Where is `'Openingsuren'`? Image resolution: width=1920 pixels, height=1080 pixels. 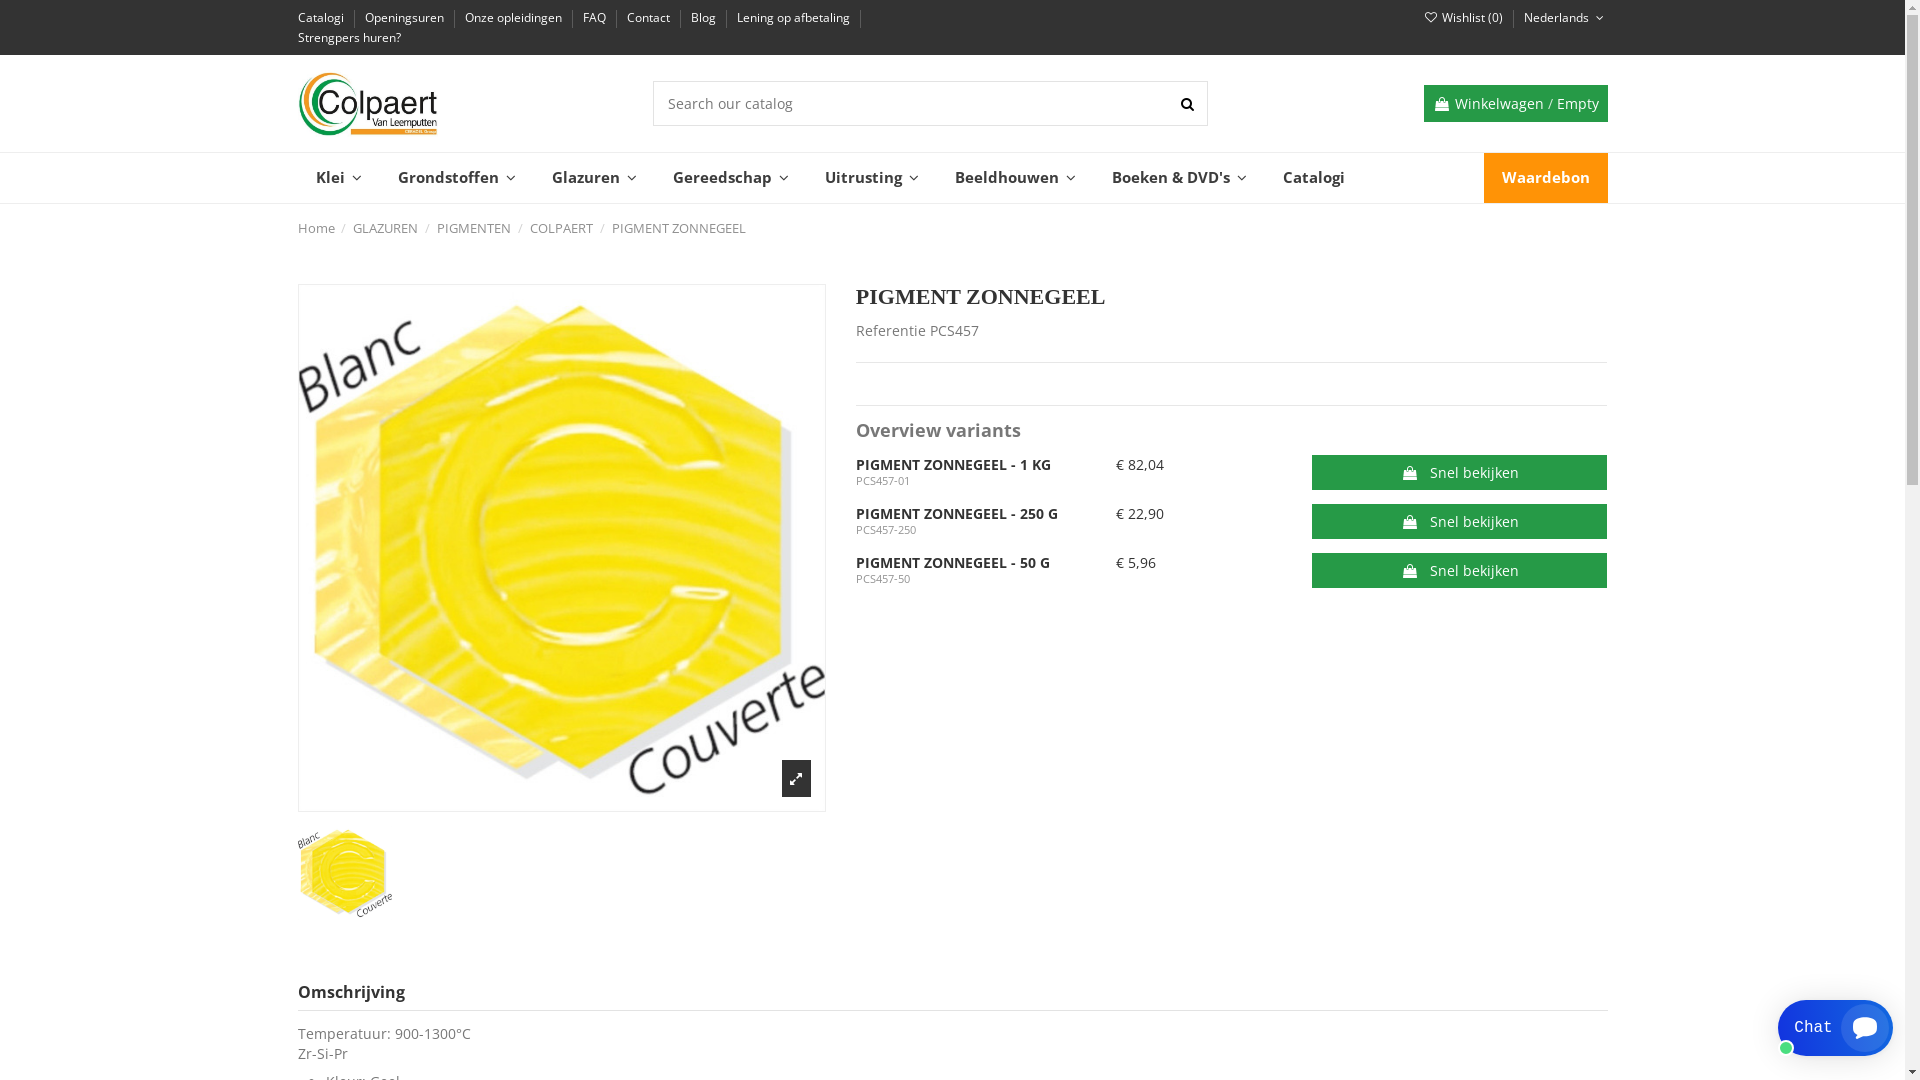
'Openingsuren' is located at coordinates (364, 17).